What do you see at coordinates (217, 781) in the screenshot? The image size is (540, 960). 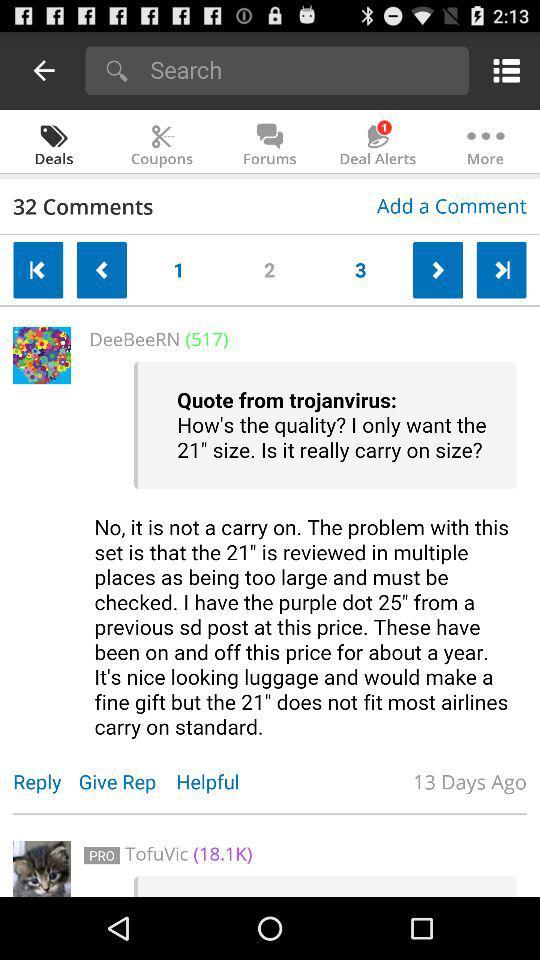 I see `helpful button` at bounding box center [217, 781].